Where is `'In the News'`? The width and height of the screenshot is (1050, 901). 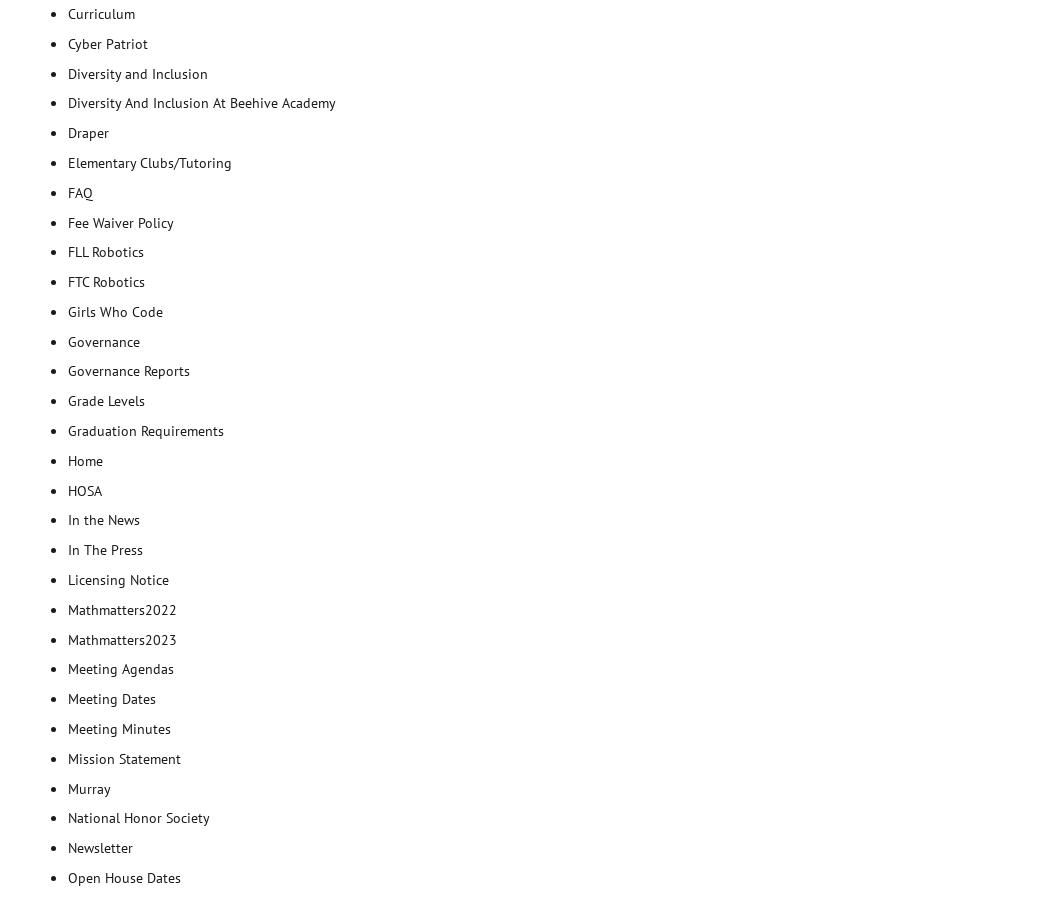 'In the News' is located at coordinates (103, 519).